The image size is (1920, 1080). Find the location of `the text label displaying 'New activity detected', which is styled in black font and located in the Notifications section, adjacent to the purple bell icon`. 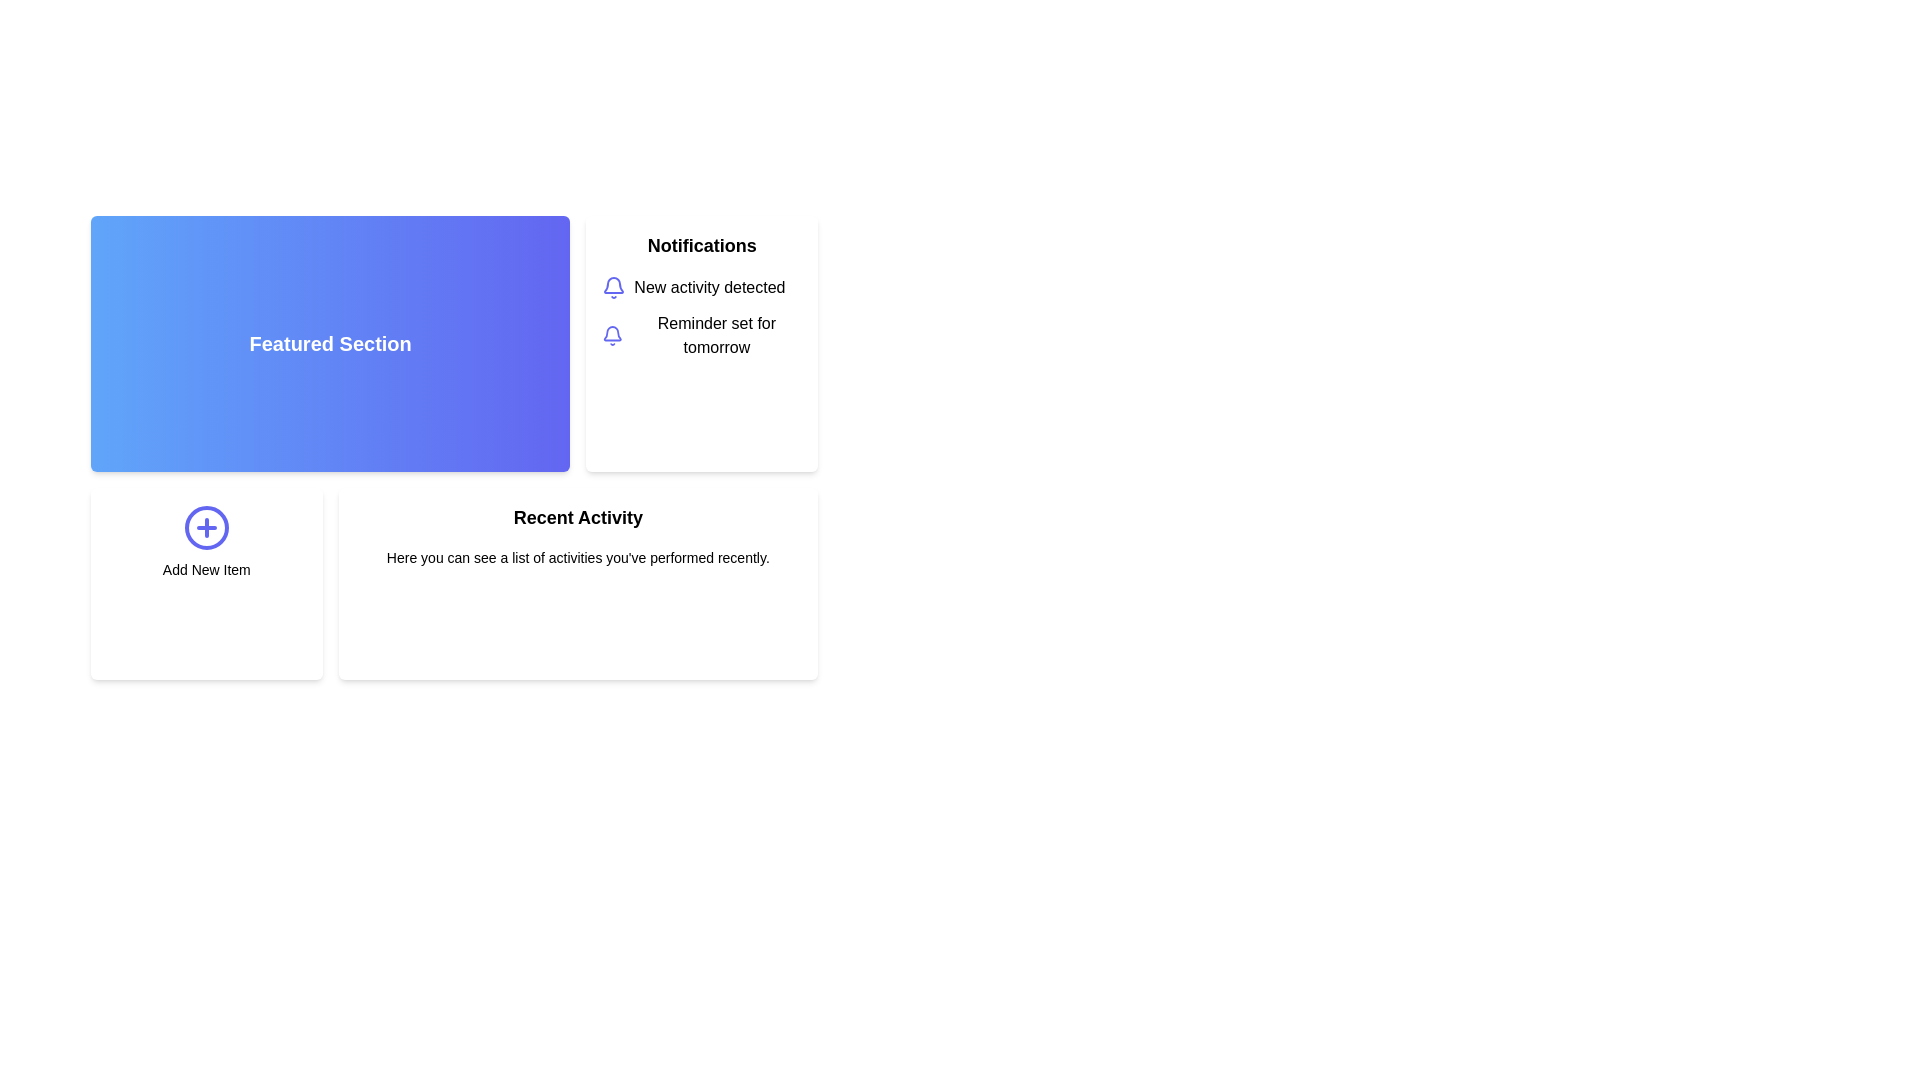

the text label displaying 'New activity detected', which is styled in black font and located in the Notifications section, adjacent to the purple bell icon is located at coordinates (709, 288).